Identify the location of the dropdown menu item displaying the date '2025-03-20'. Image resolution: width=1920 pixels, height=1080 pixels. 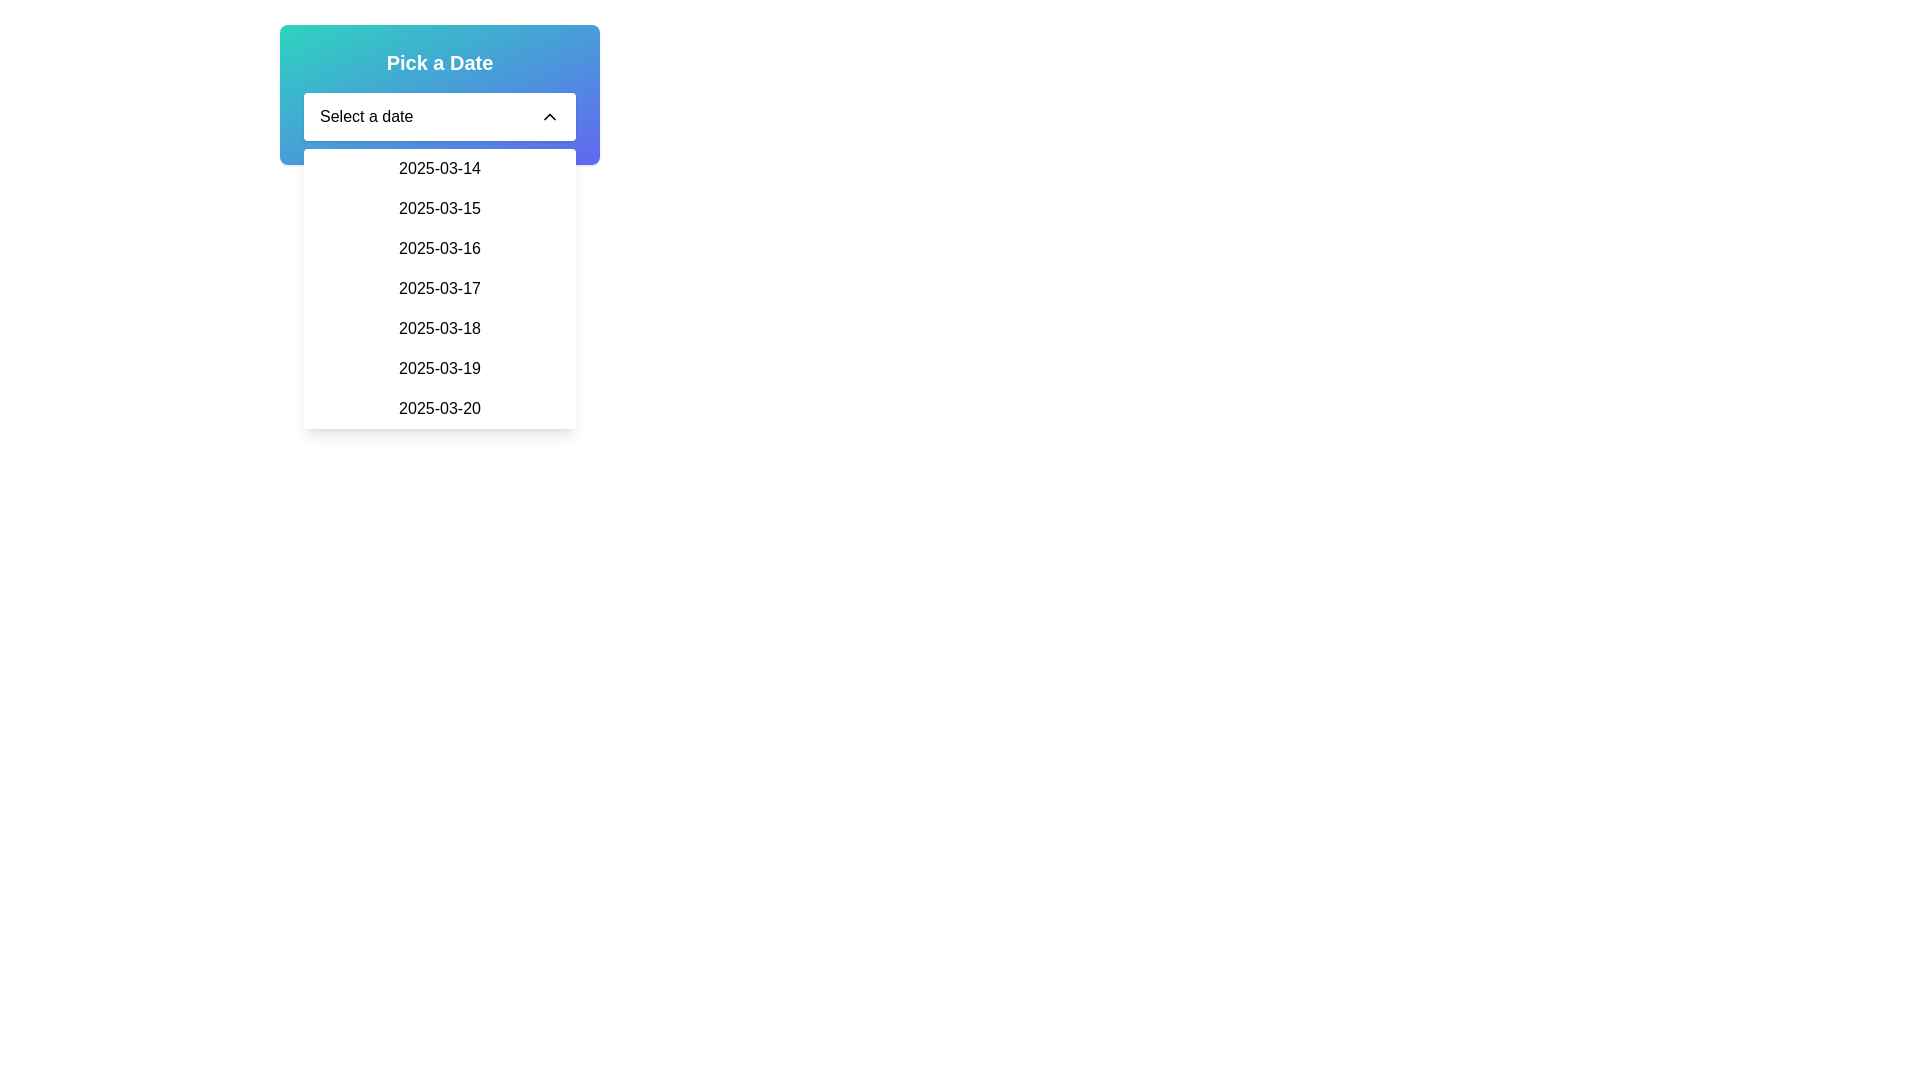
(439, 407).